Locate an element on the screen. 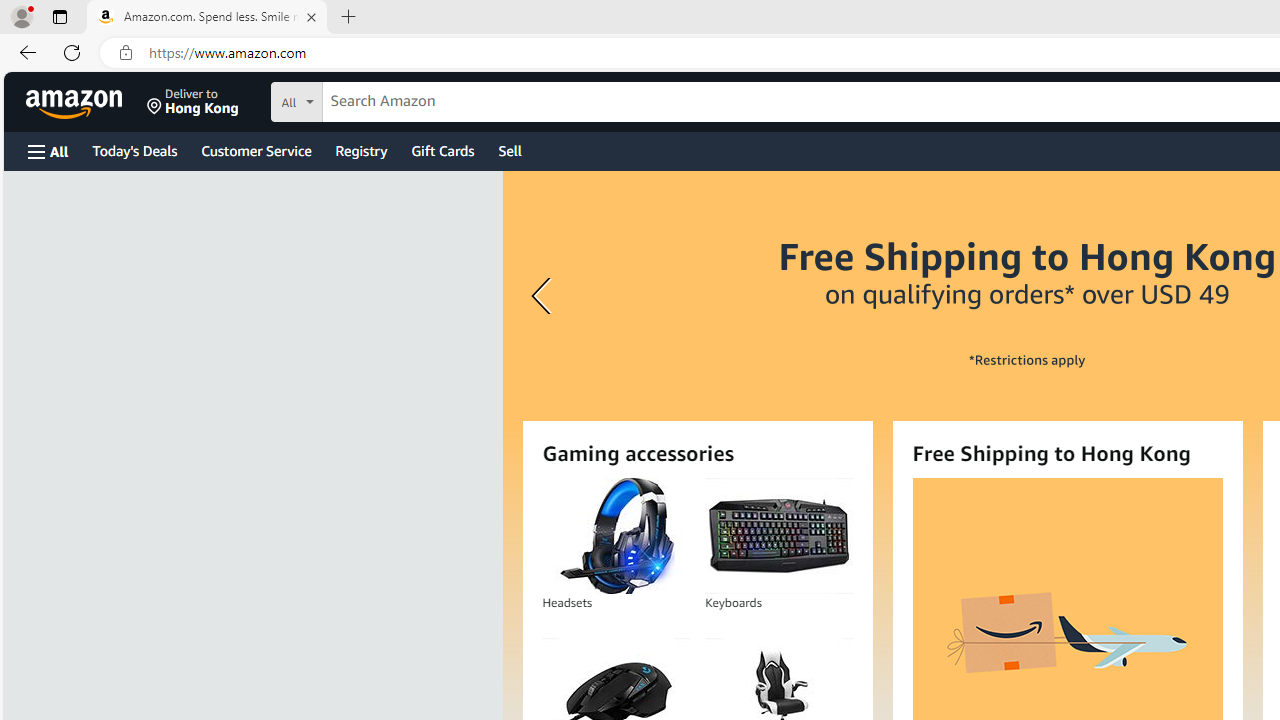 This screenshot has height=720, width=1280. 'Deliver to Hong Kong' is located at coordinates (193, 101).